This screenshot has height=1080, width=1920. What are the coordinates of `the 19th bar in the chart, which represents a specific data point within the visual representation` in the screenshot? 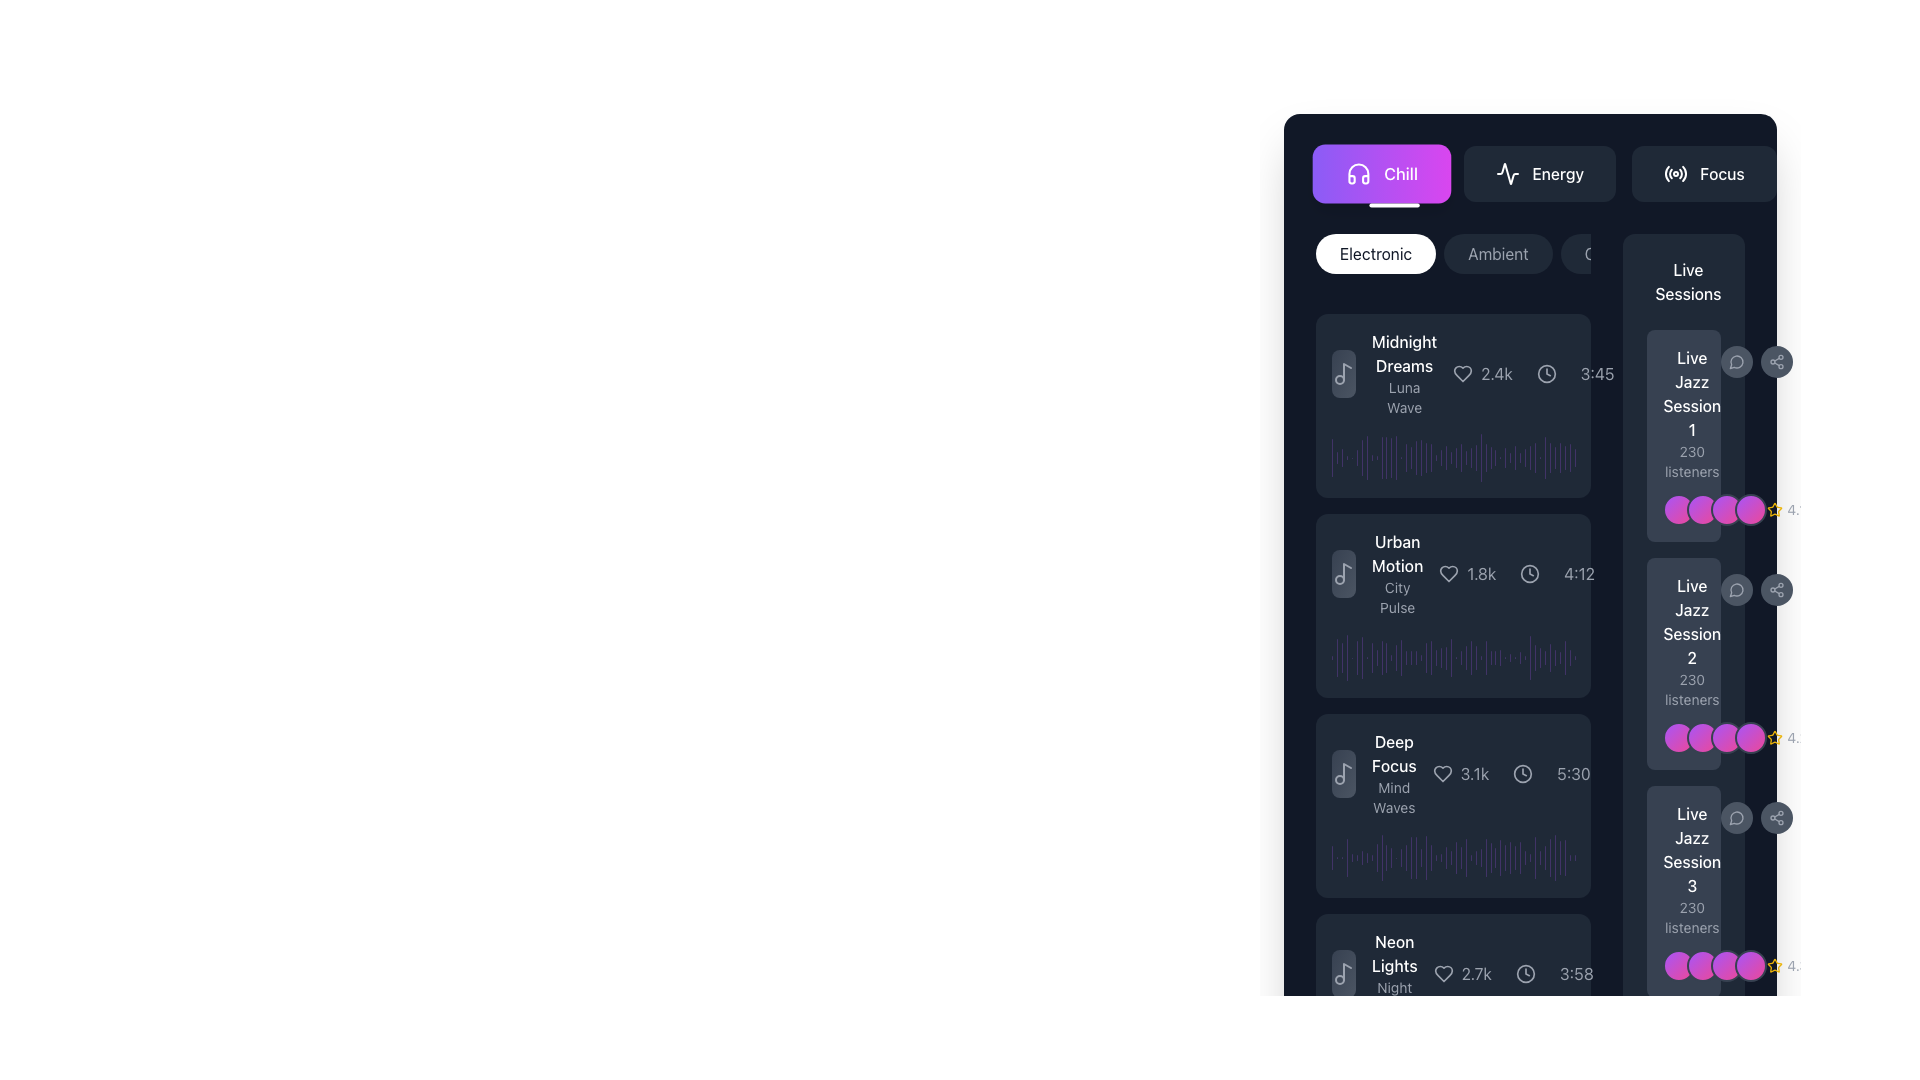 It's located at (1420, 458).